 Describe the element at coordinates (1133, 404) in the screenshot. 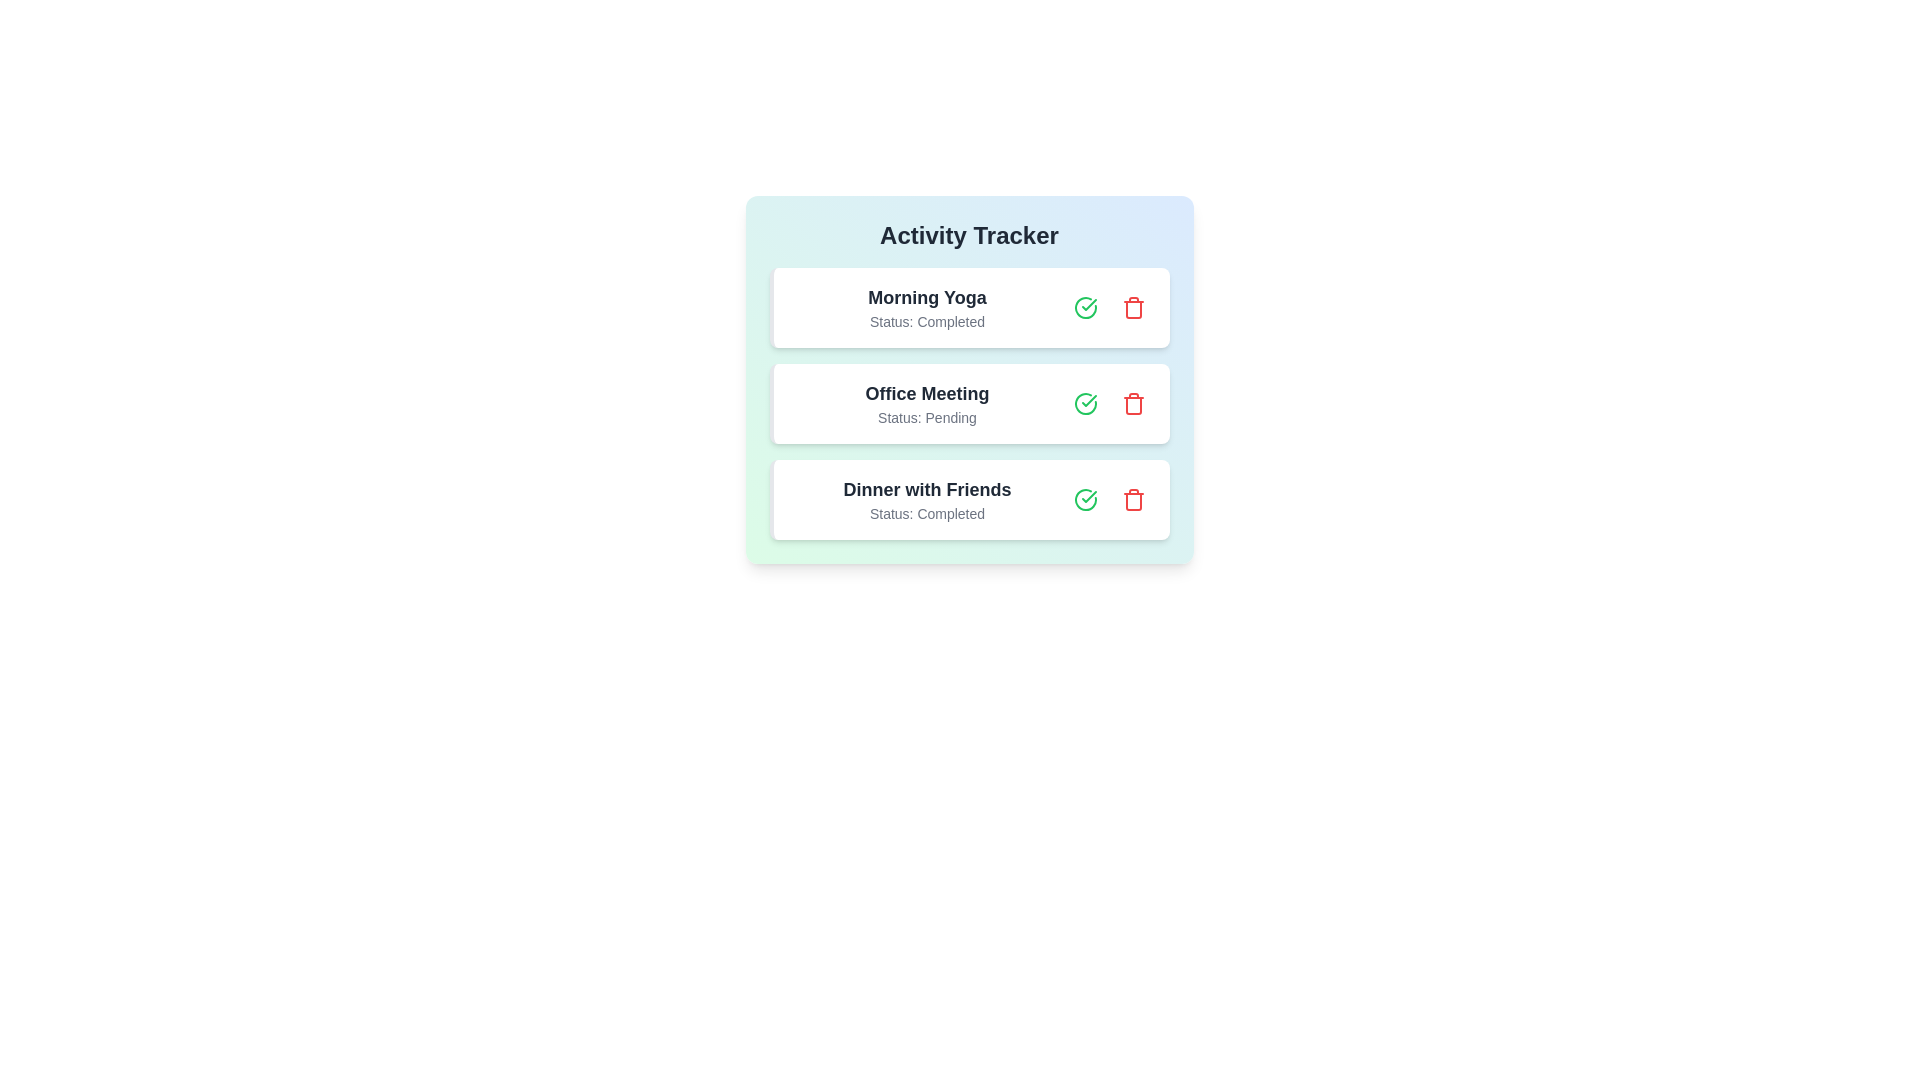

I see `trash can button to remove the activity Office Meeting` at that location.